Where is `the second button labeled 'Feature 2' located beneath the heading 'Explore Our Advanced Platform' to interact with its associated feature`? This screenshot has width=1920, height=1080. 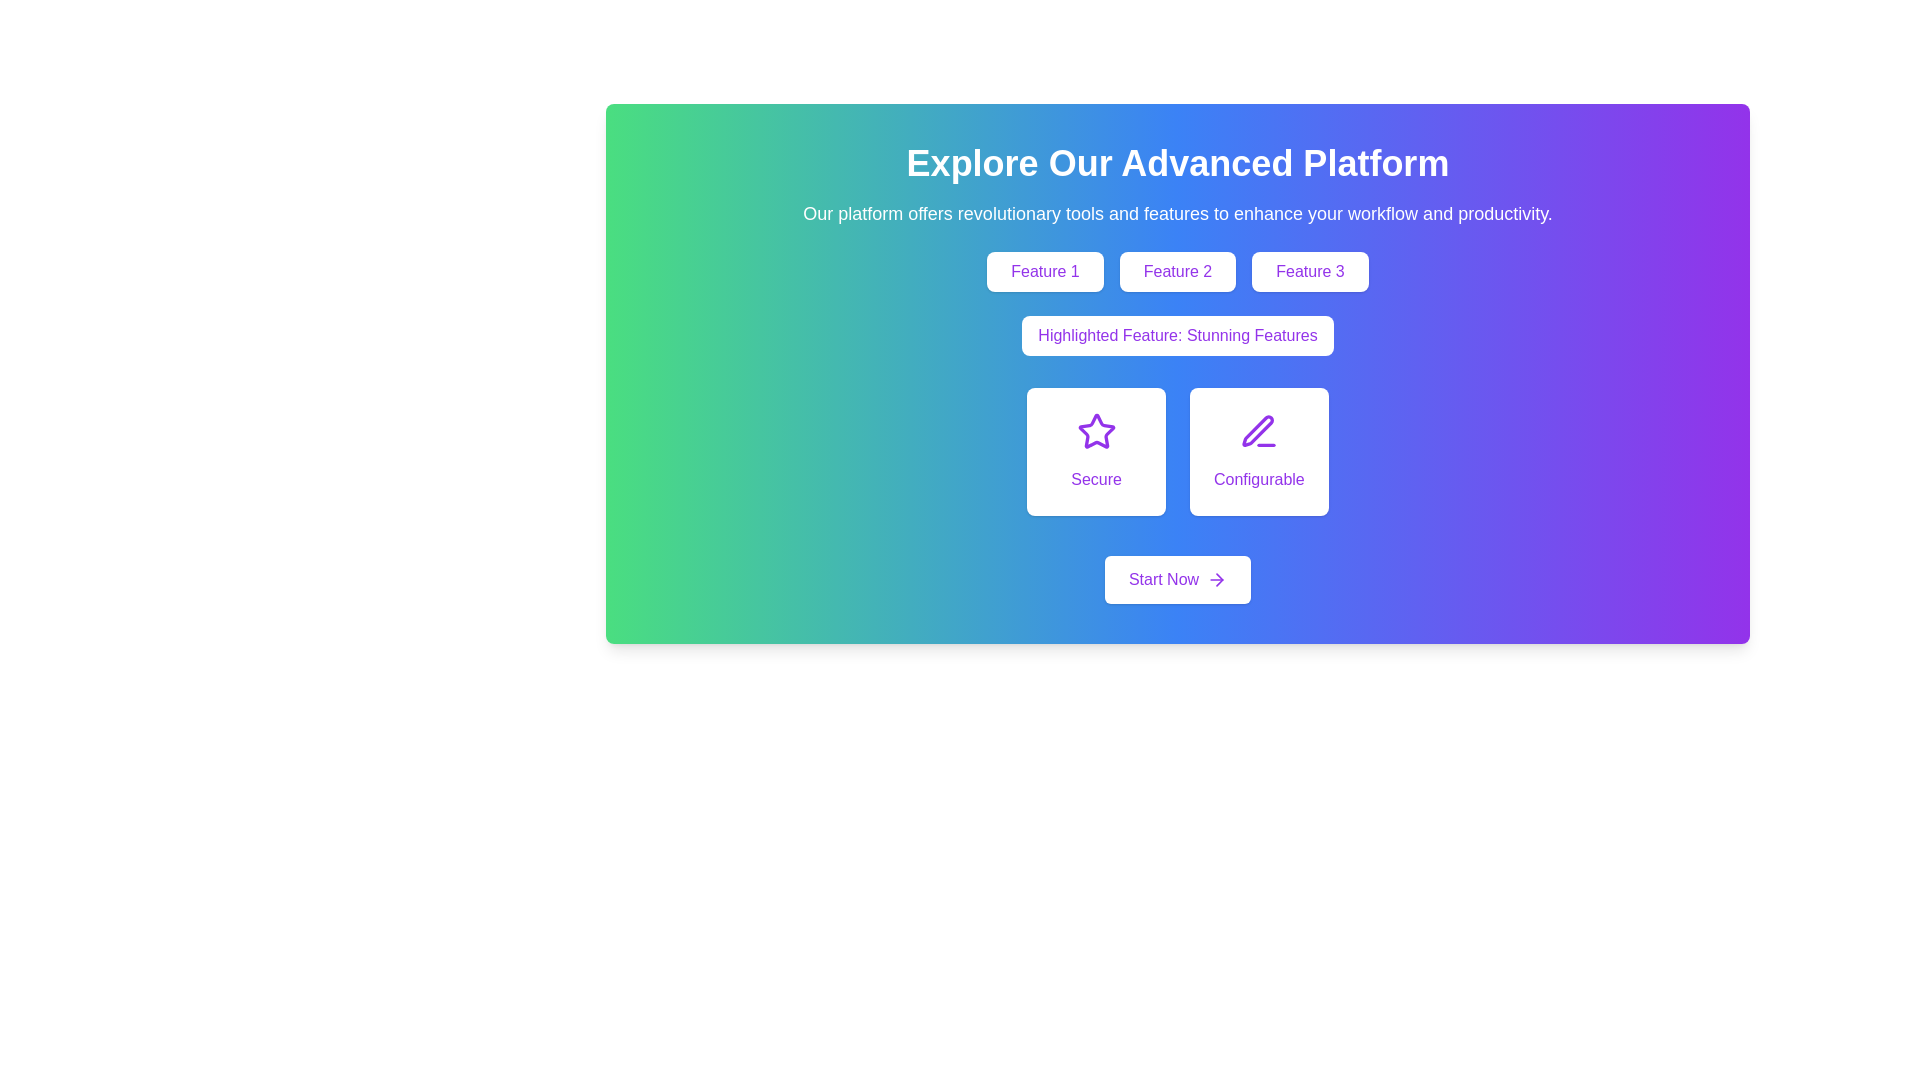
the second button labeled 'Feature 2' located beneath the heading 'Explore Our Advanced Platform' to interact with its associated feature is located at coordinates (1177, 272).